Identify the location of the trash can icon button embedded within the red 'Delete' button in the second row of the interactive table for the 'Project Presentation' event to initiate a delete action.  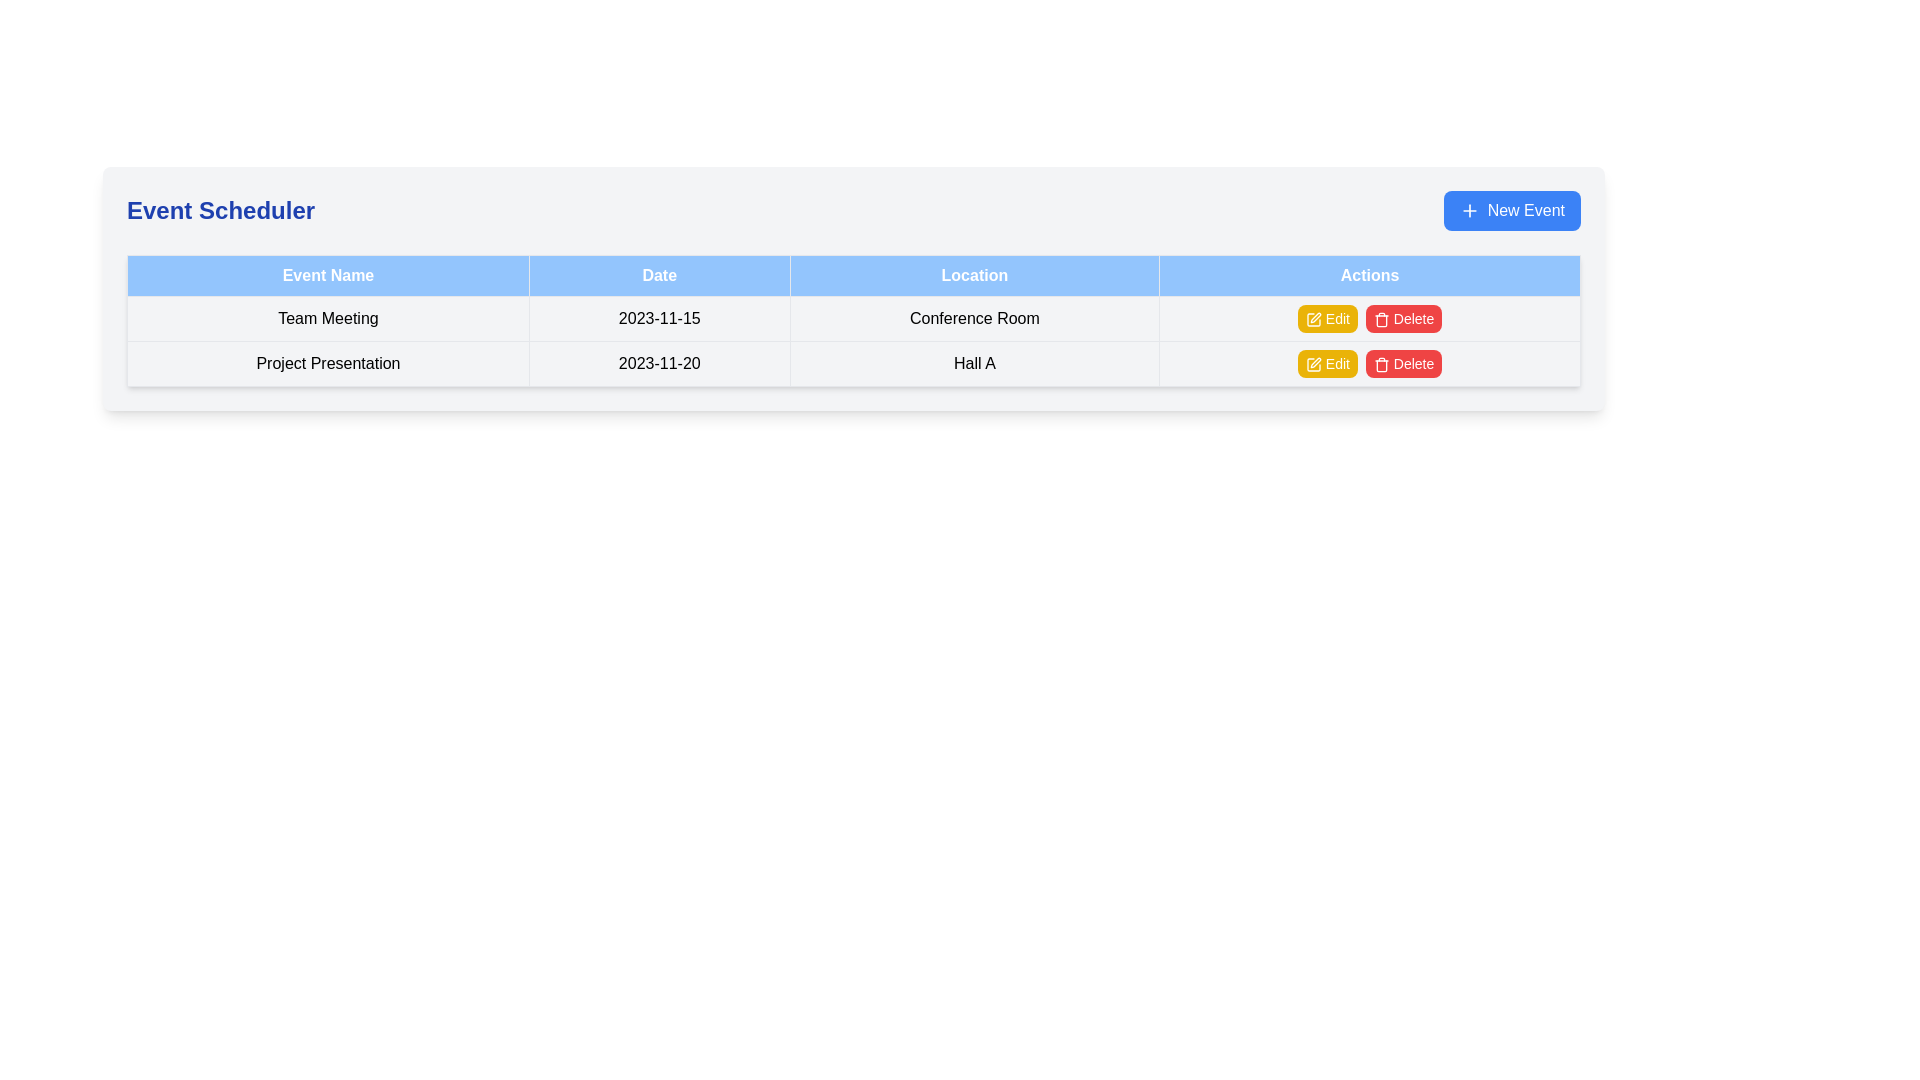
(1381, 319).